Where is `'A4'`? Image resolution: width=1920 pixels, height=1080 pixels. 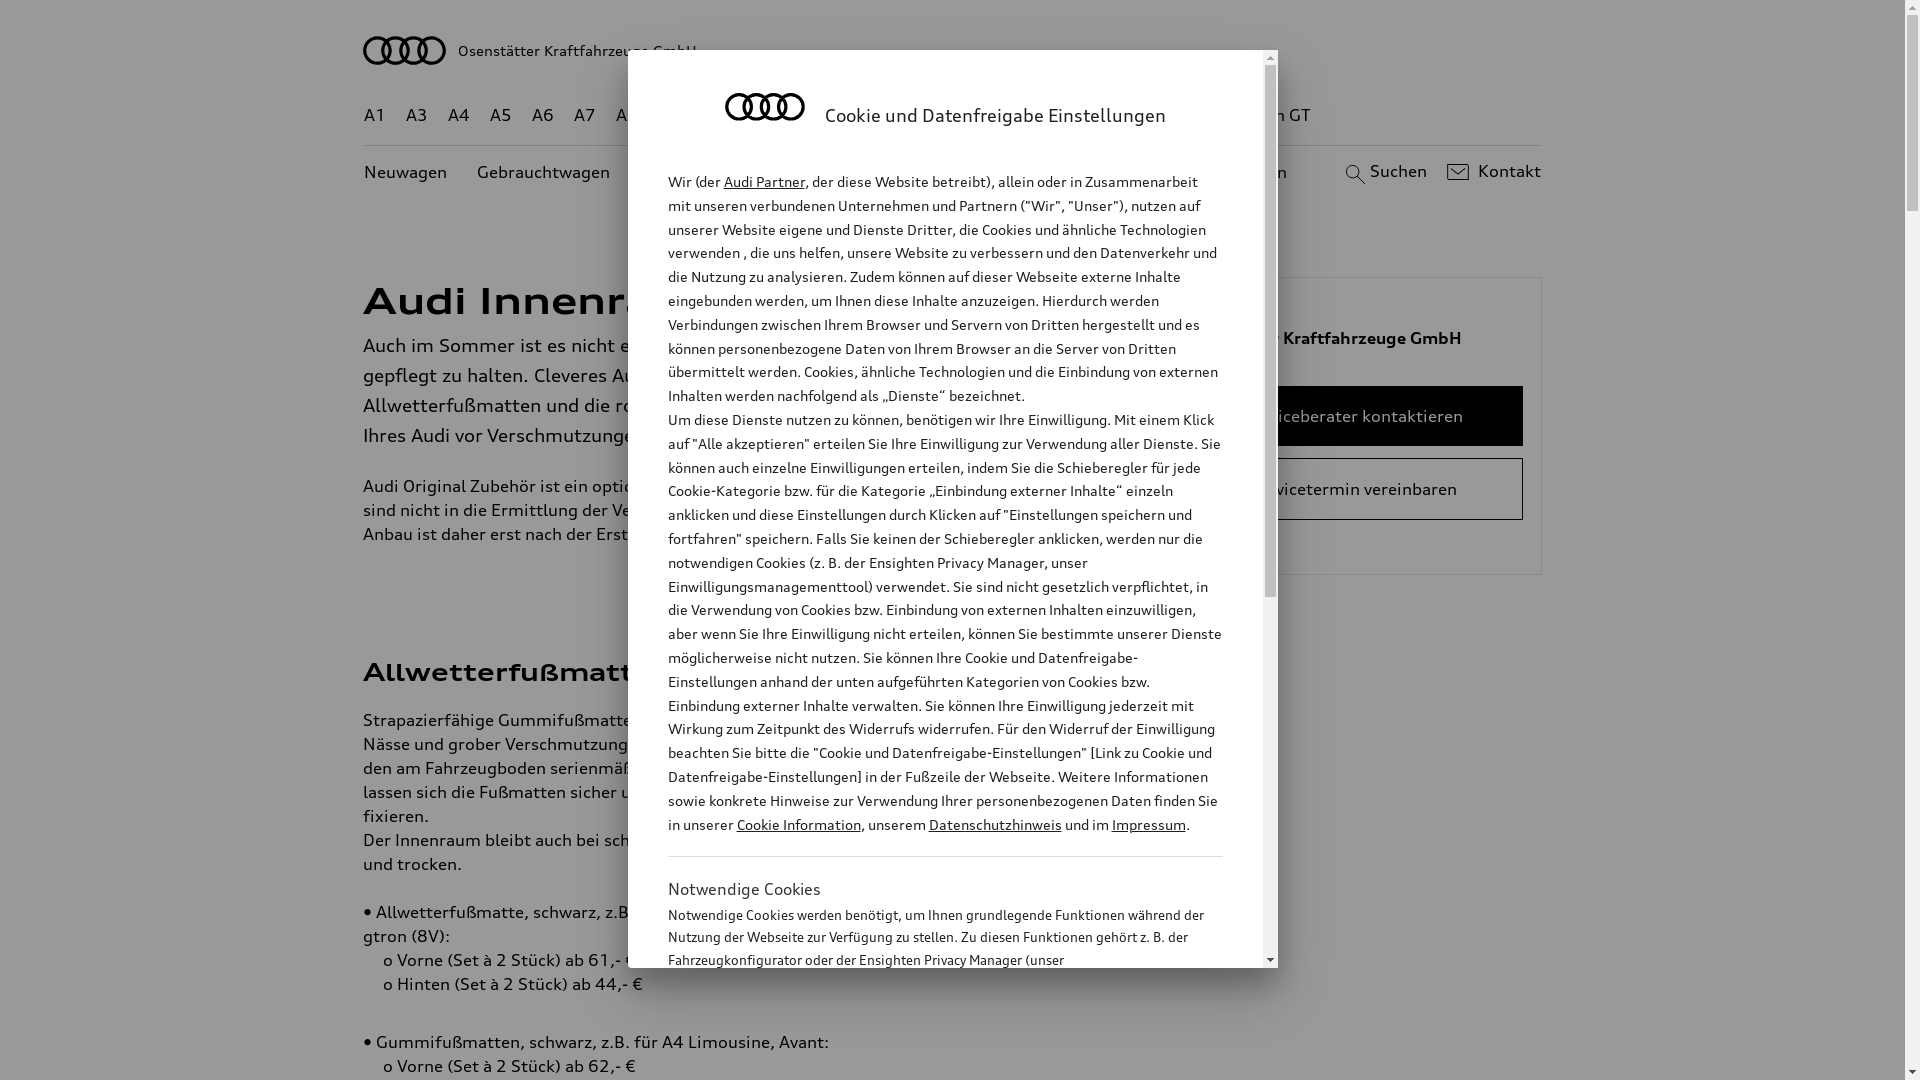
'A4' is located at coordinates (458, 115).